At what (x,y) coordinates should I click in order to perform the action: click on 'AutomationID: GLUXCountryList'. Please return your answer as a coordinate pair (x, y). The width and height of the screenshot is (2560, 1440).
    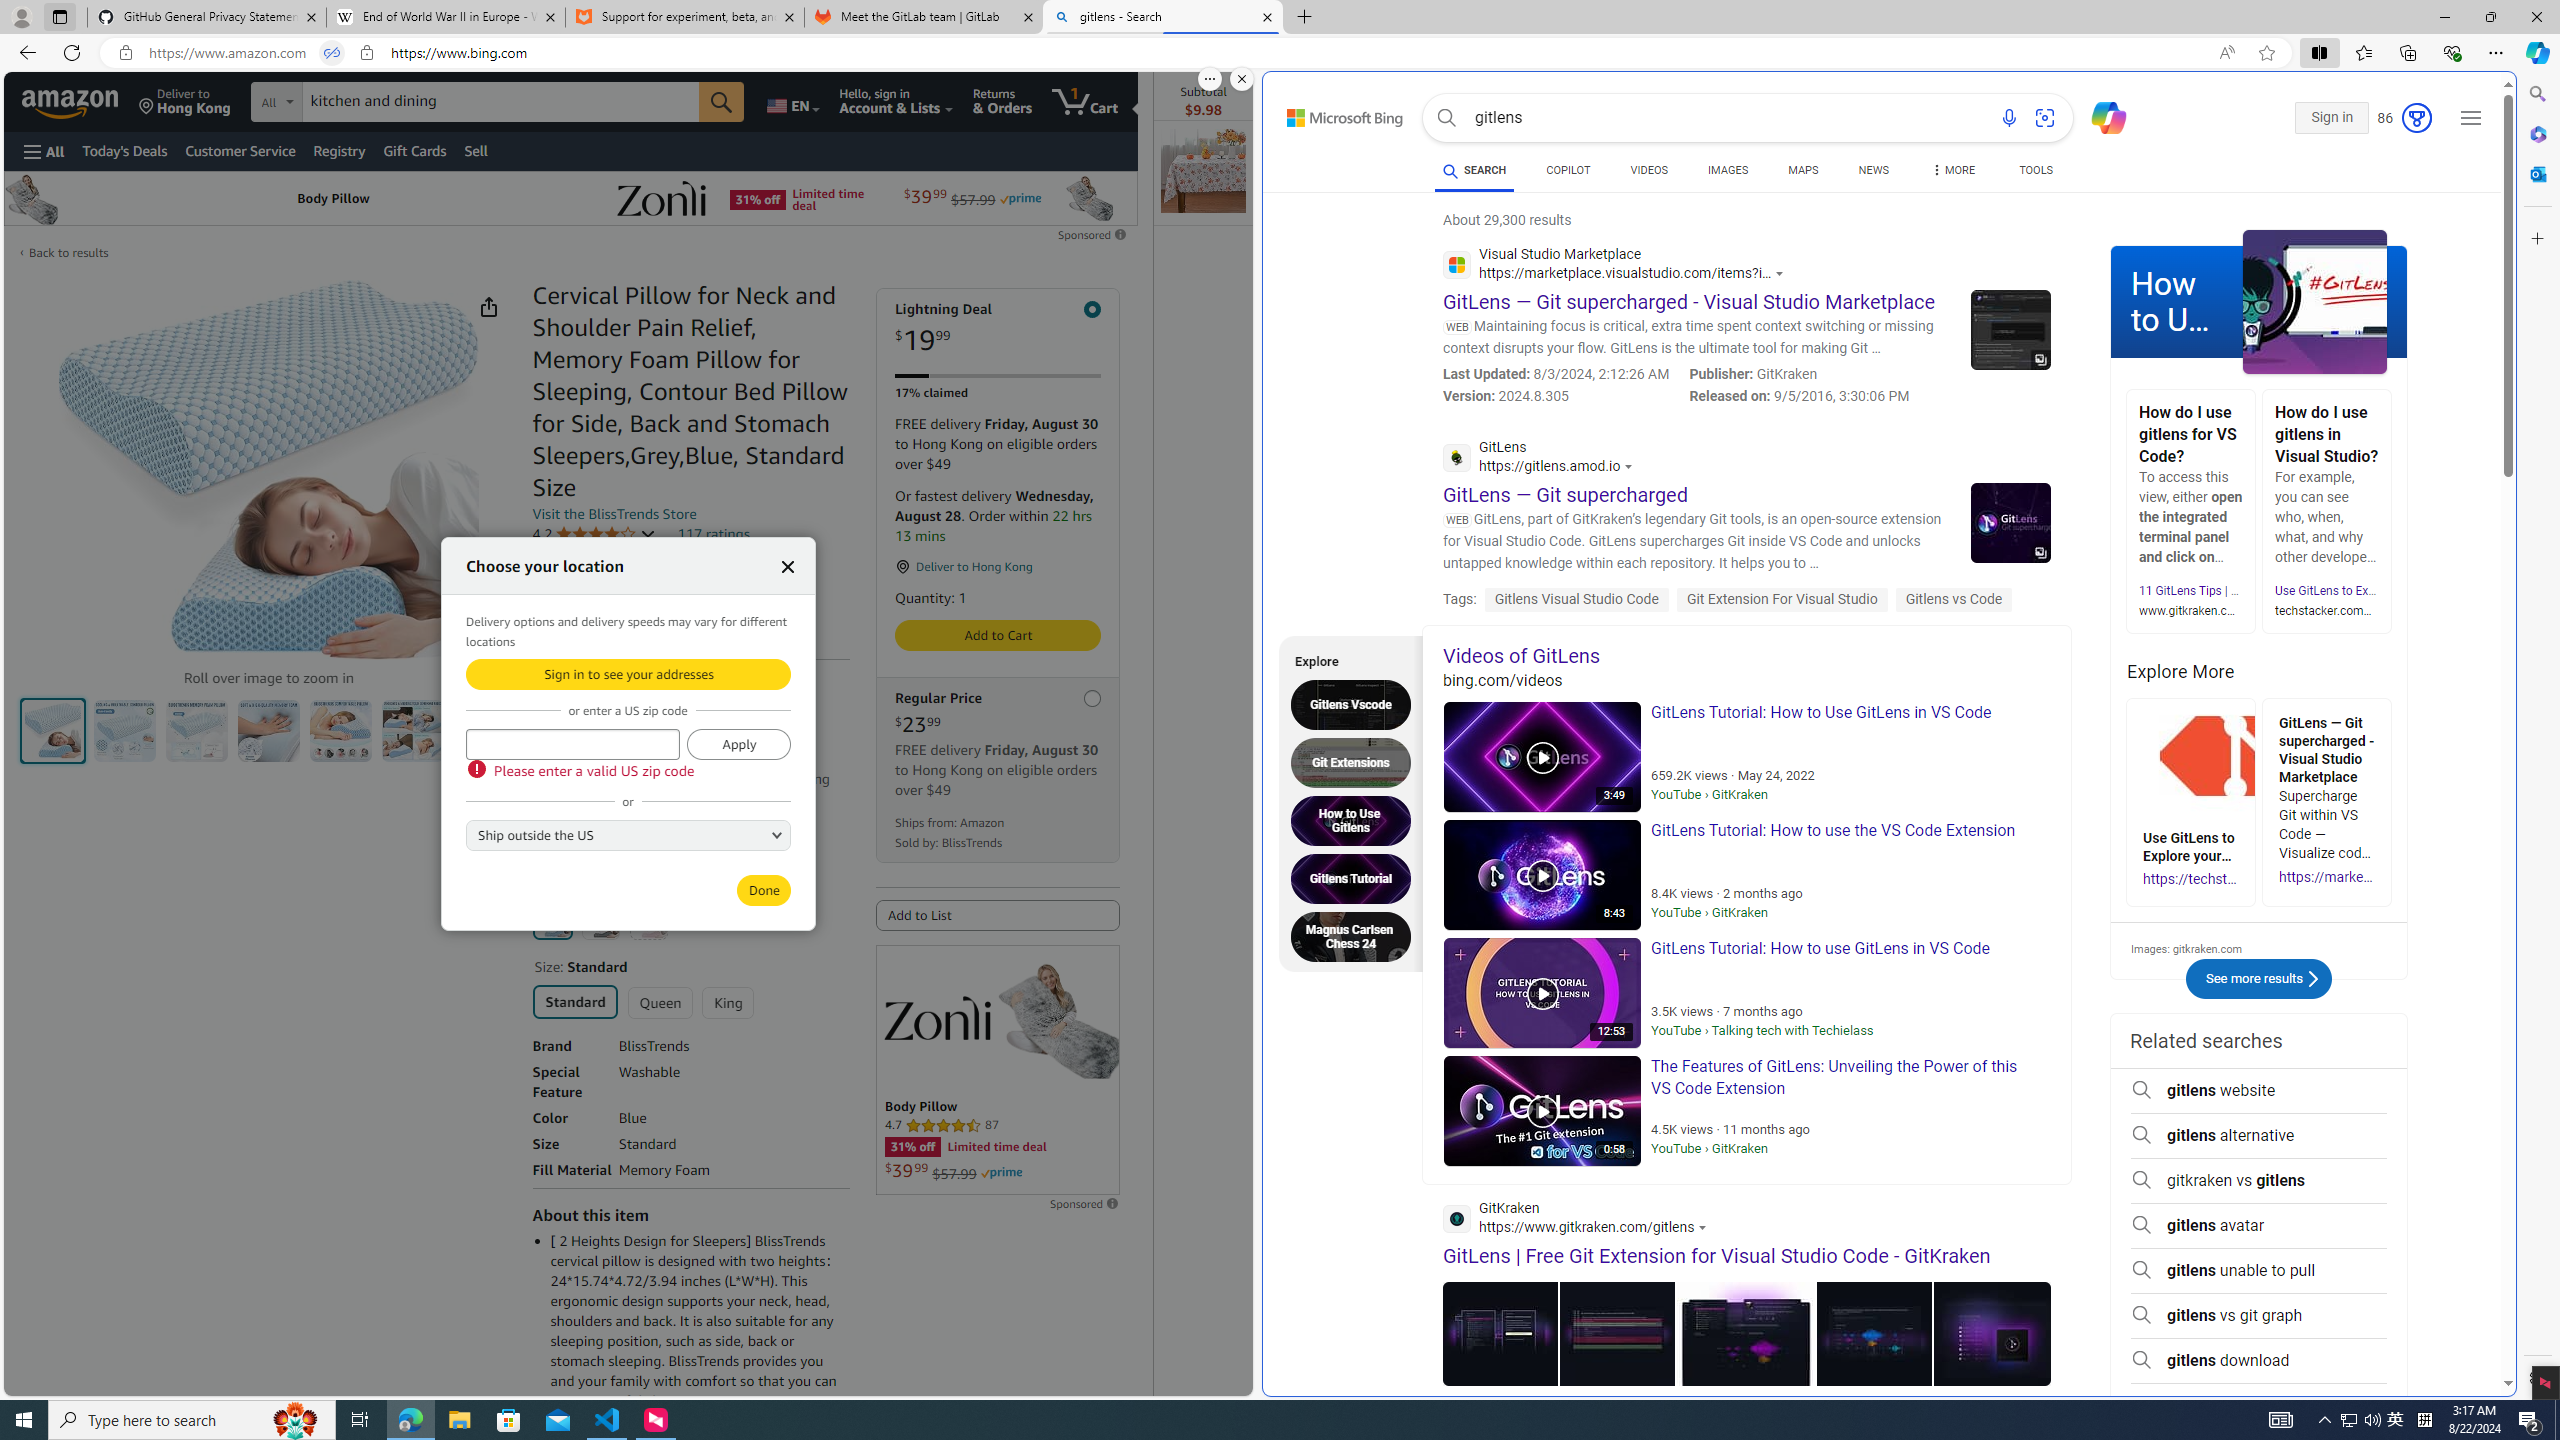
    Looking at the image, I should click on (627, 834).